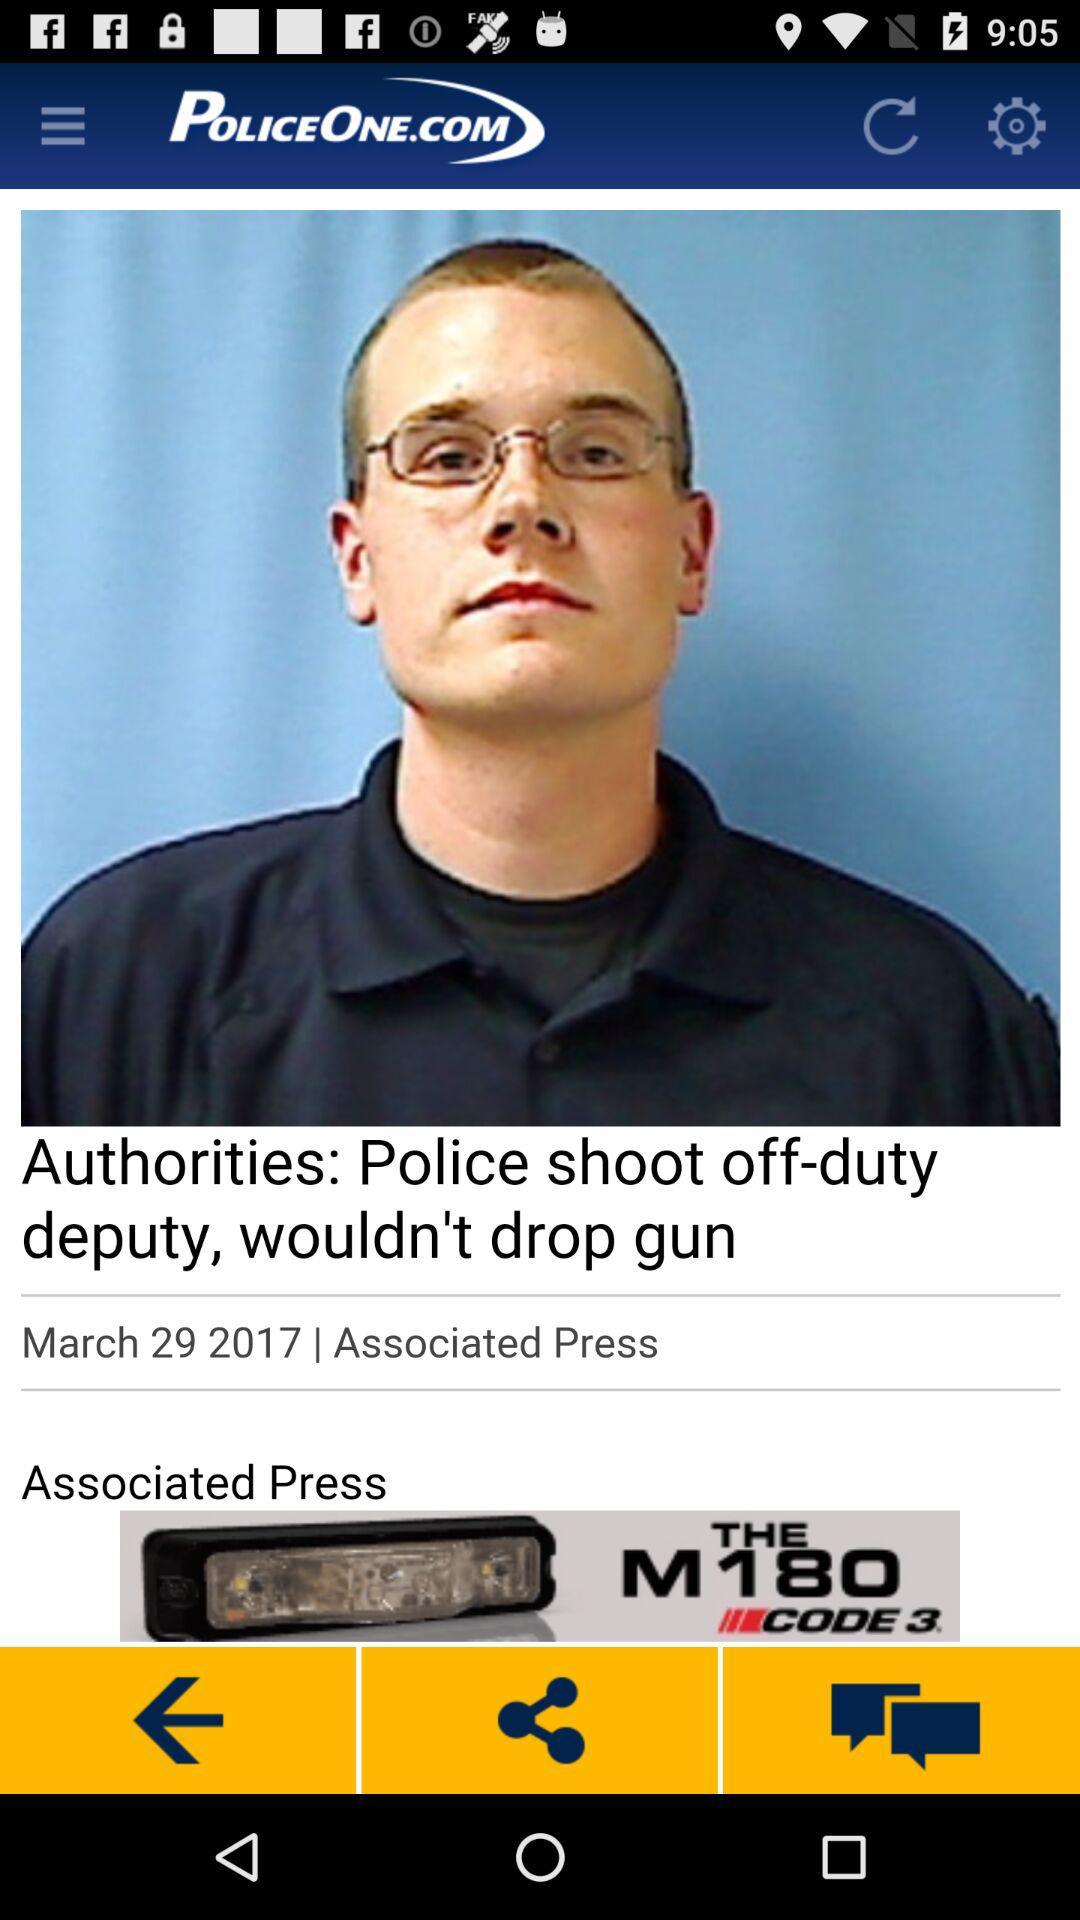 The width and height of the screenshot is (1080, 1920). What do you see at coordinates (177, 1719) in the screenshot?
I see `go back` at bounding box center [177, 1719].